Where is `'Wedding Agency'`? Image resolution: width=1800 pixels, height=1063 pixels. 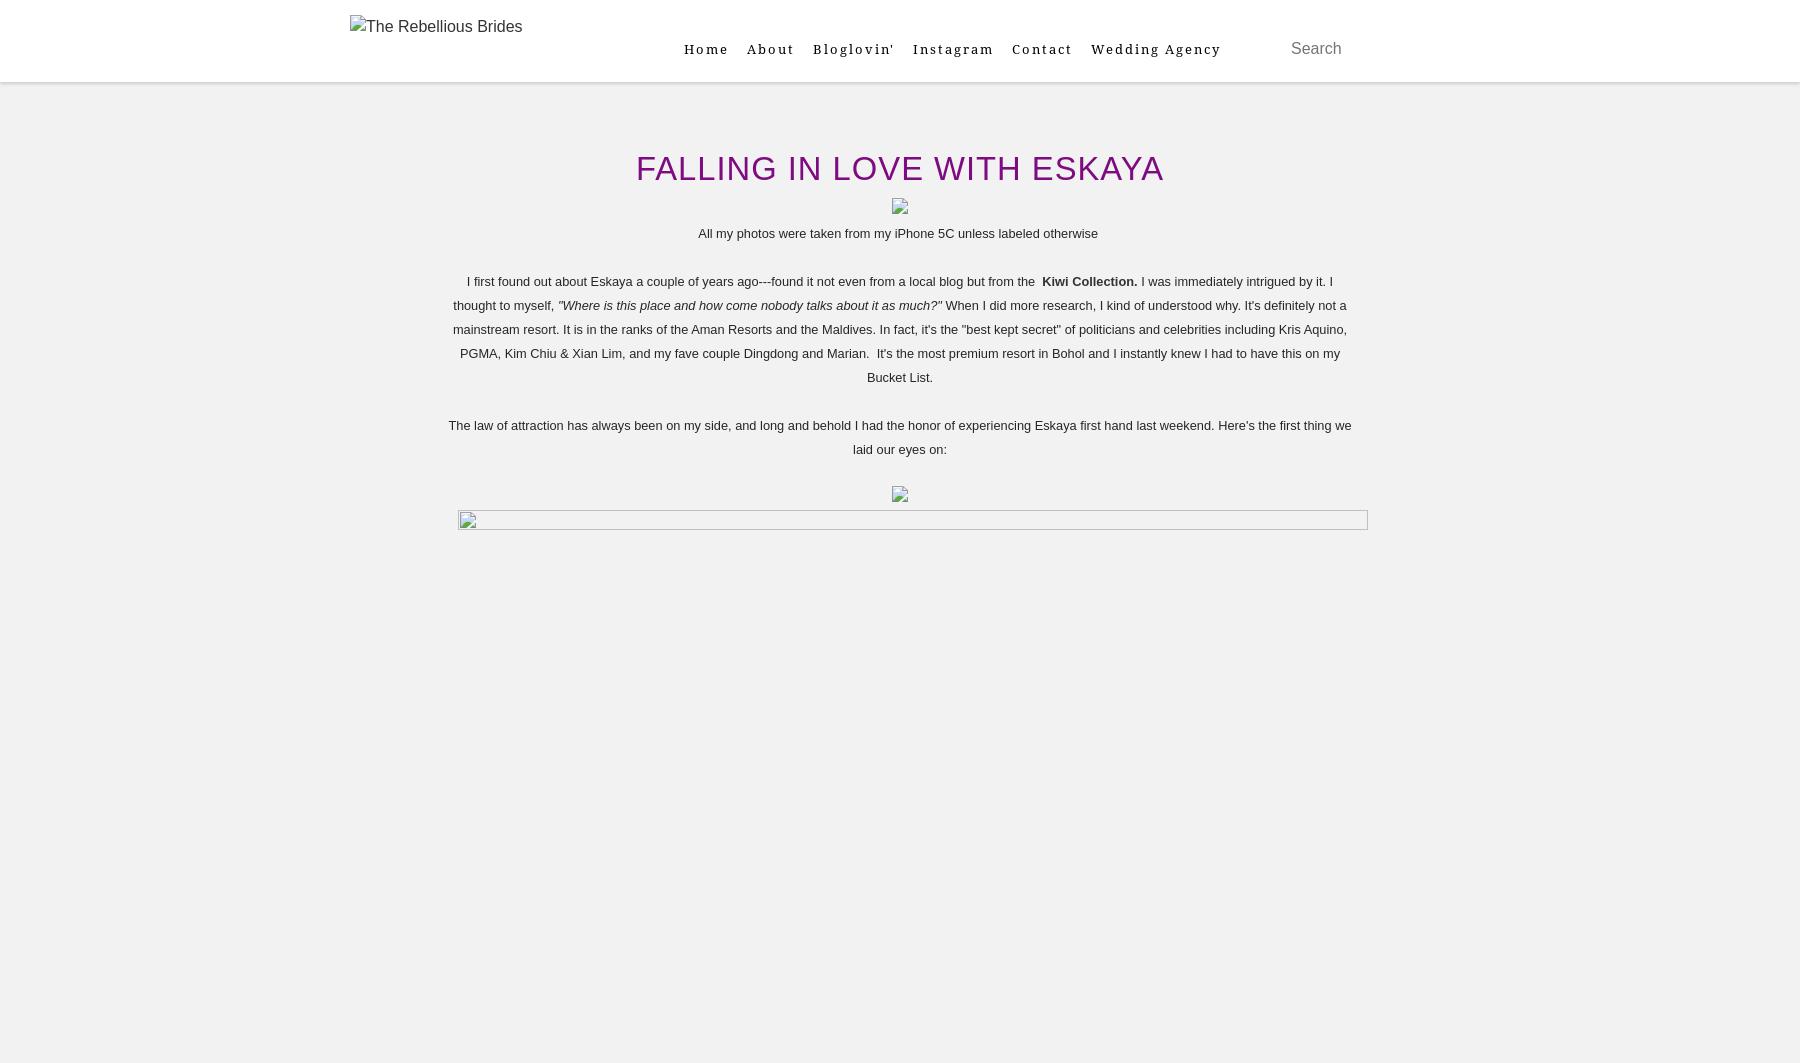 'Wedding Agency' is located at coordinates (1154, 49).